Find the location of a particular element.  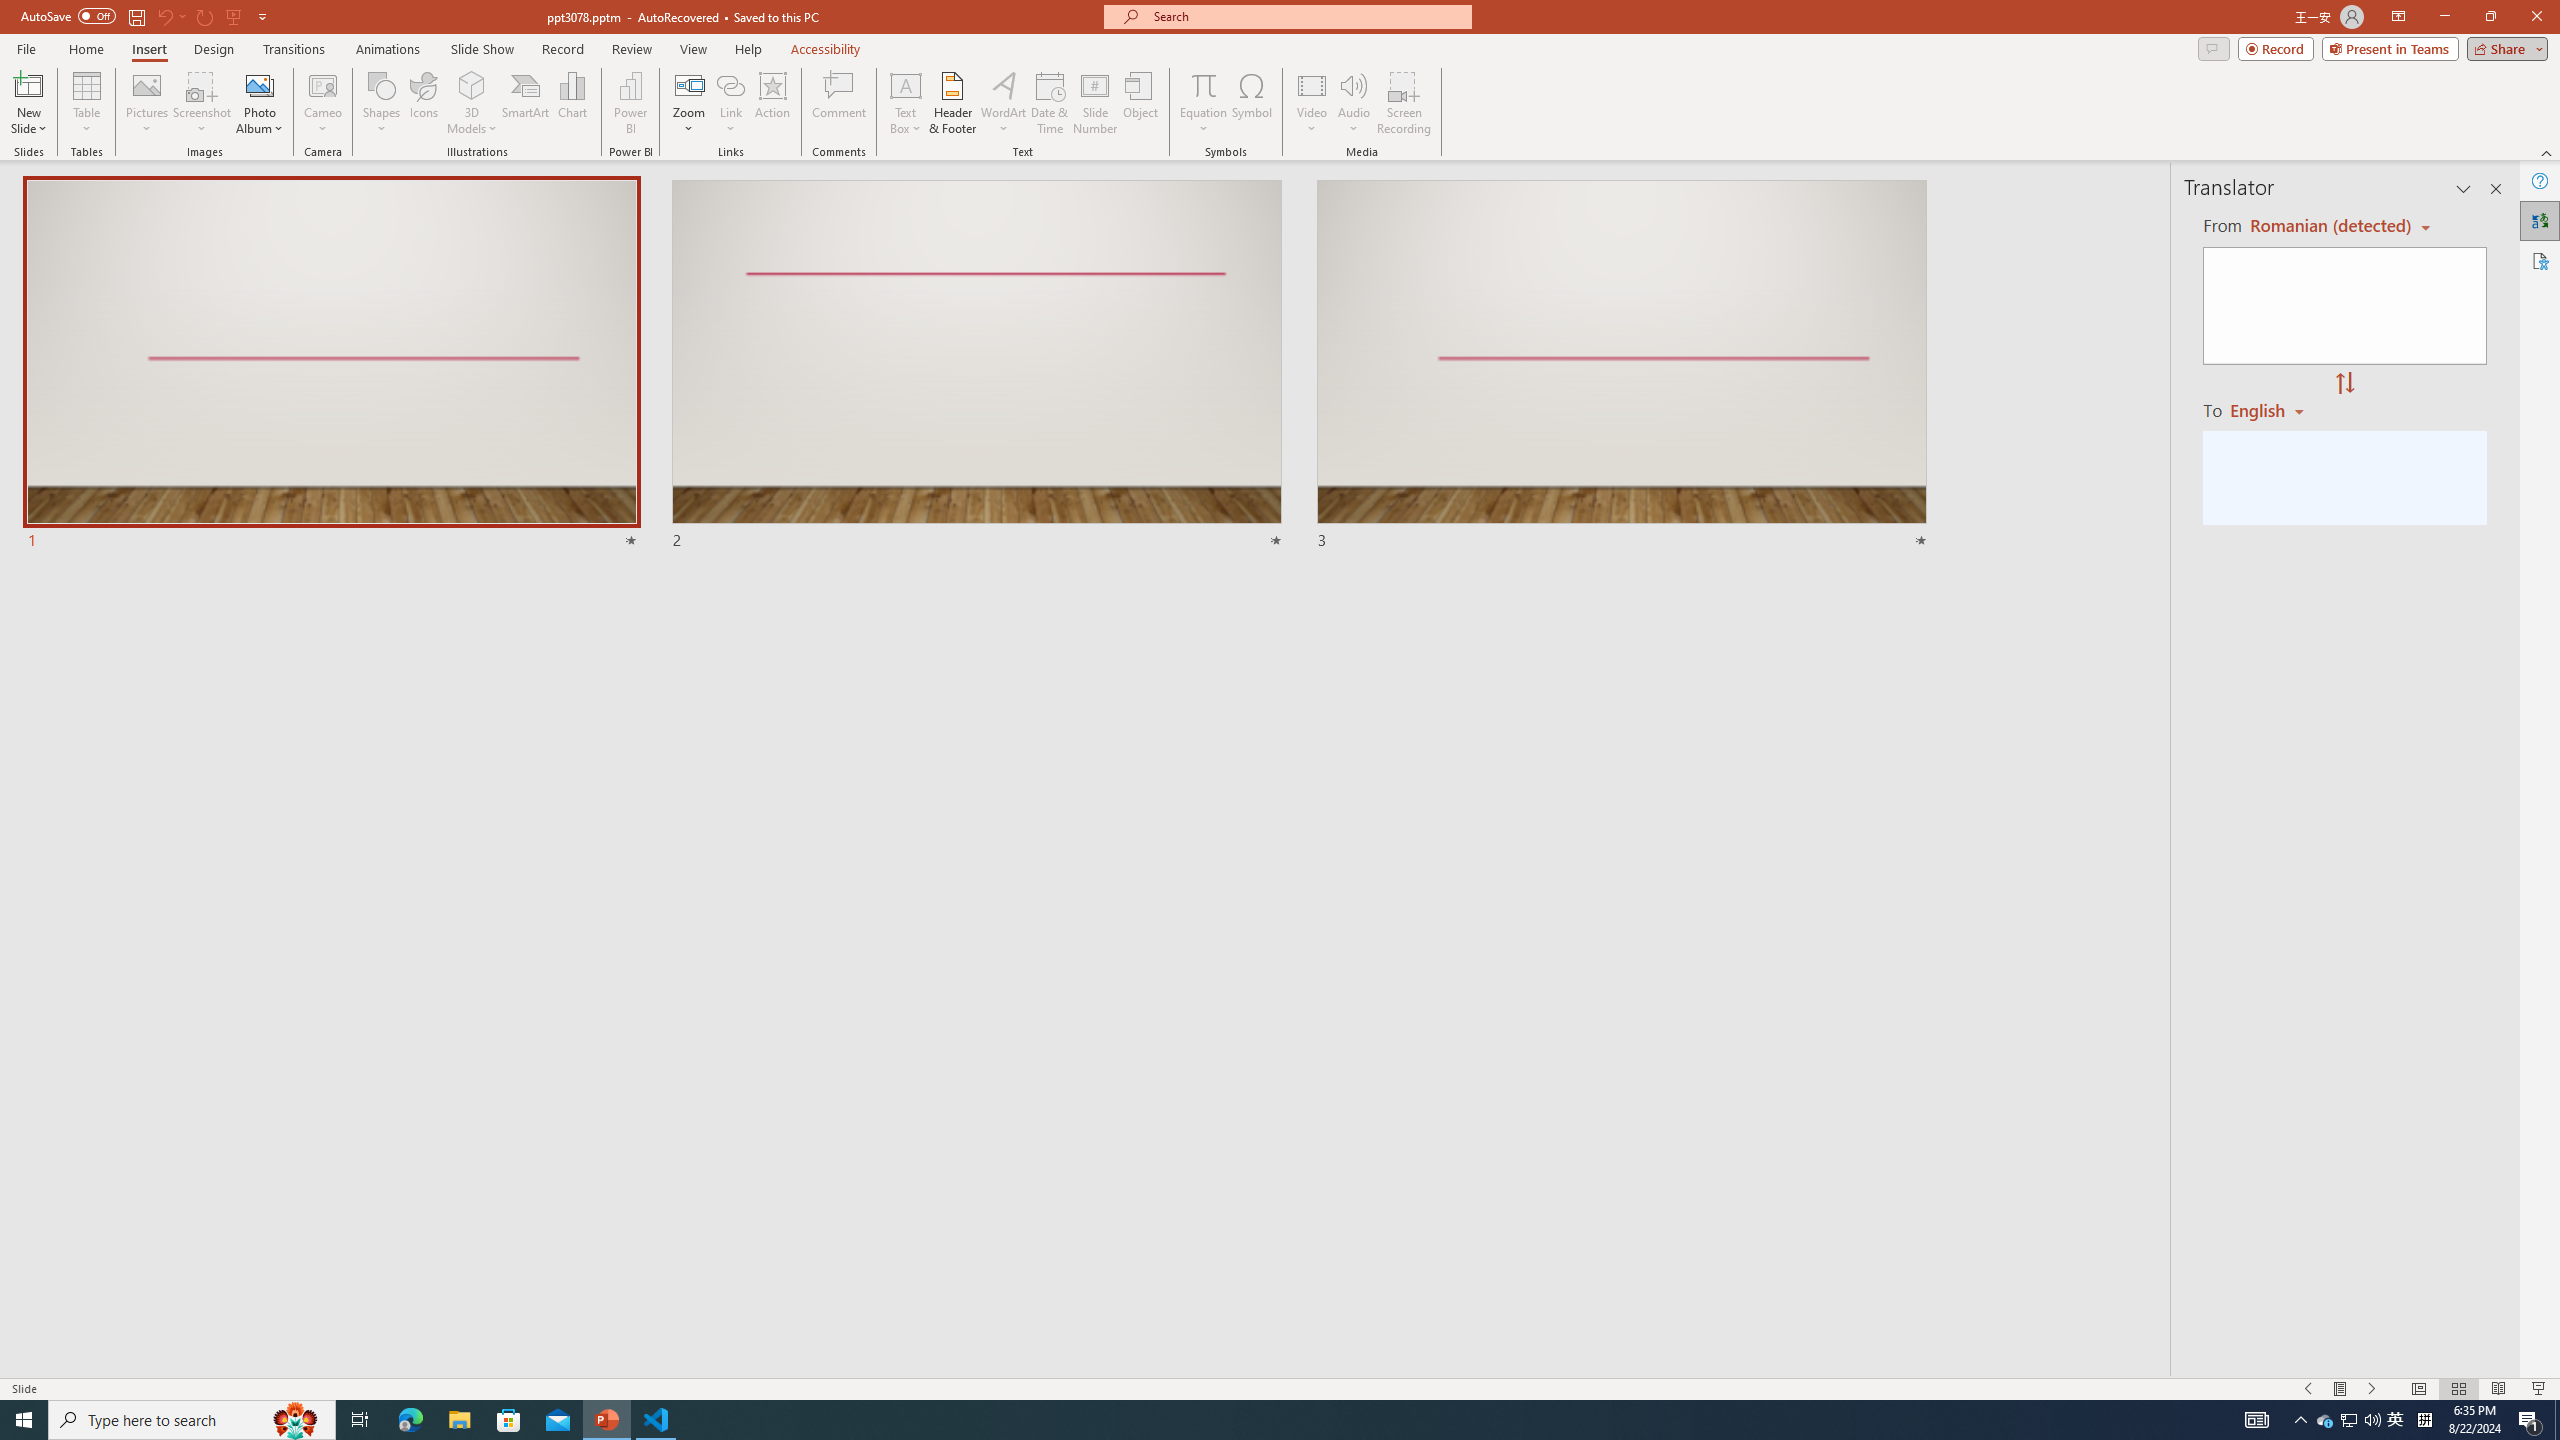

'Table' is located at coordinates (86, 103).